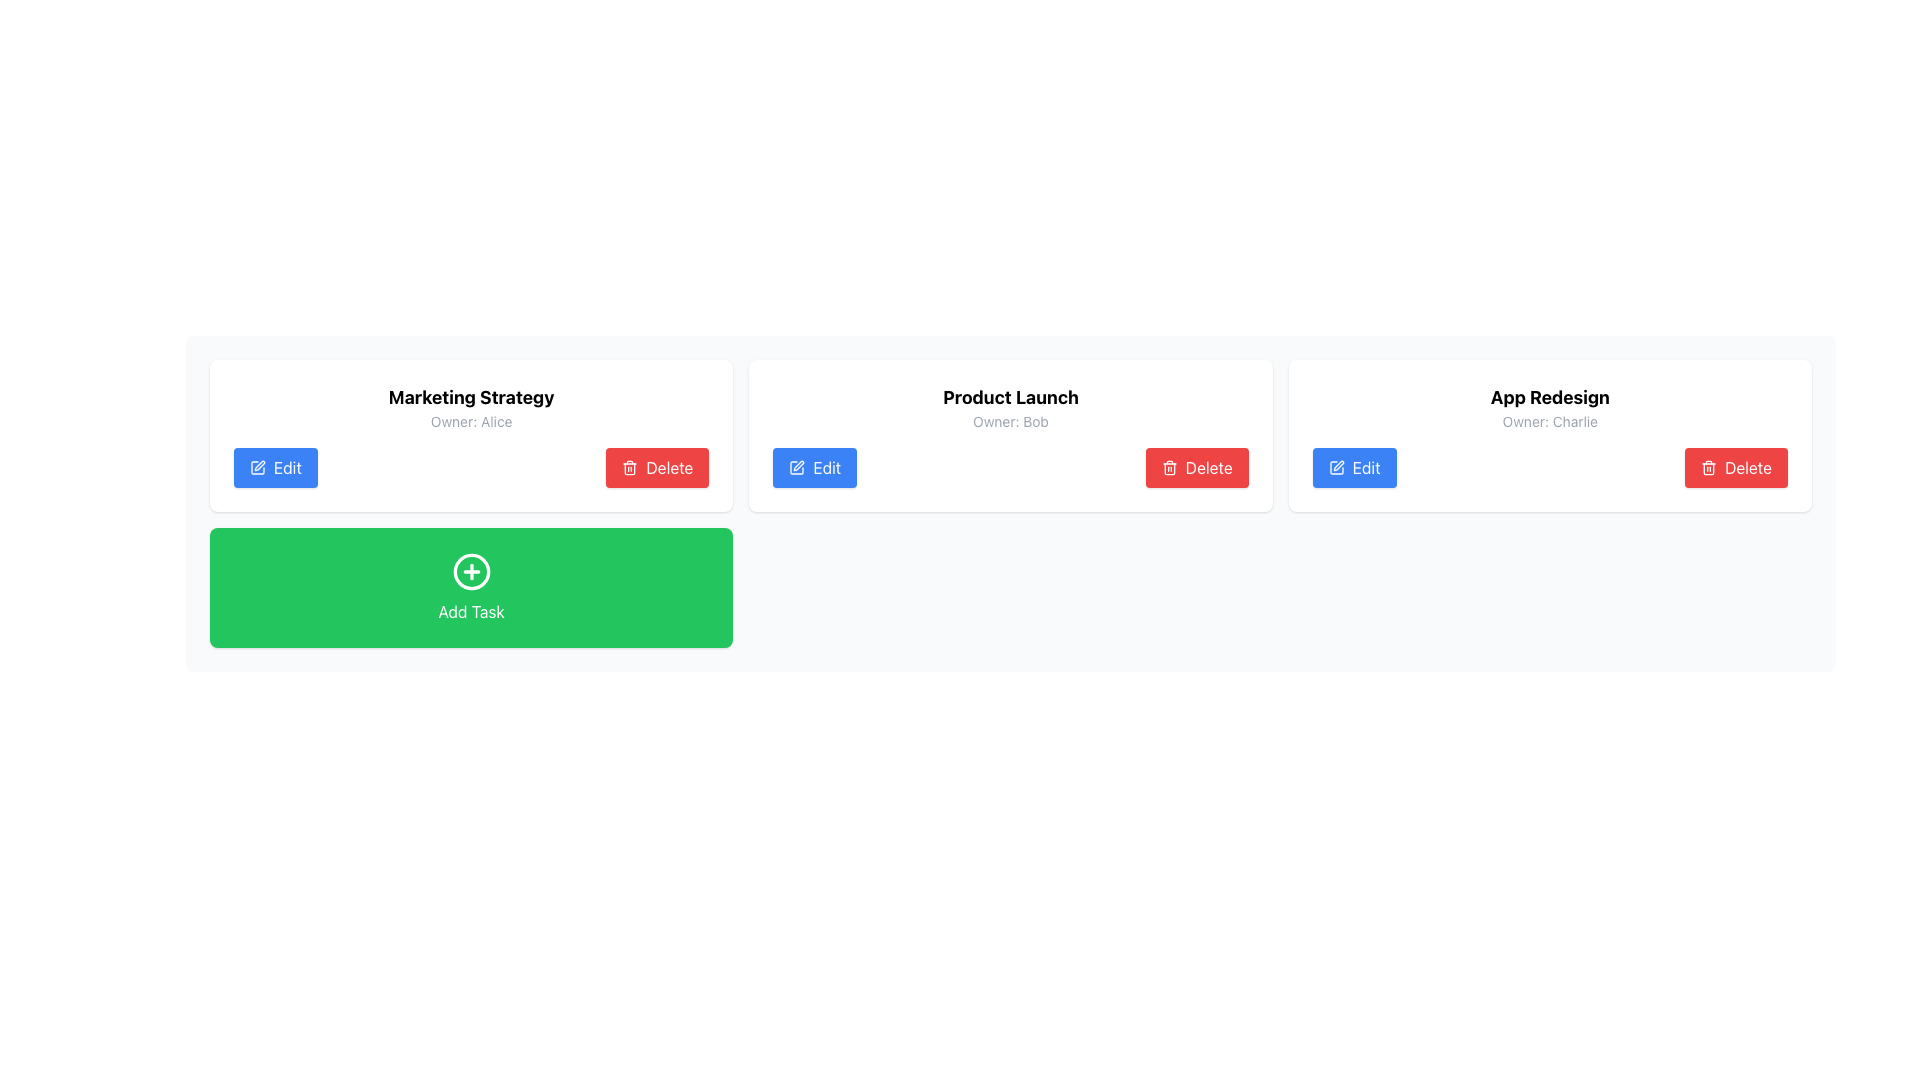 The height and width of the screenshot is (1080, 1920). I want to click on the bolded text label displaying 'Product Launch' located at the top of the central card in a horizontal row of three cards, so click(1011, 397).